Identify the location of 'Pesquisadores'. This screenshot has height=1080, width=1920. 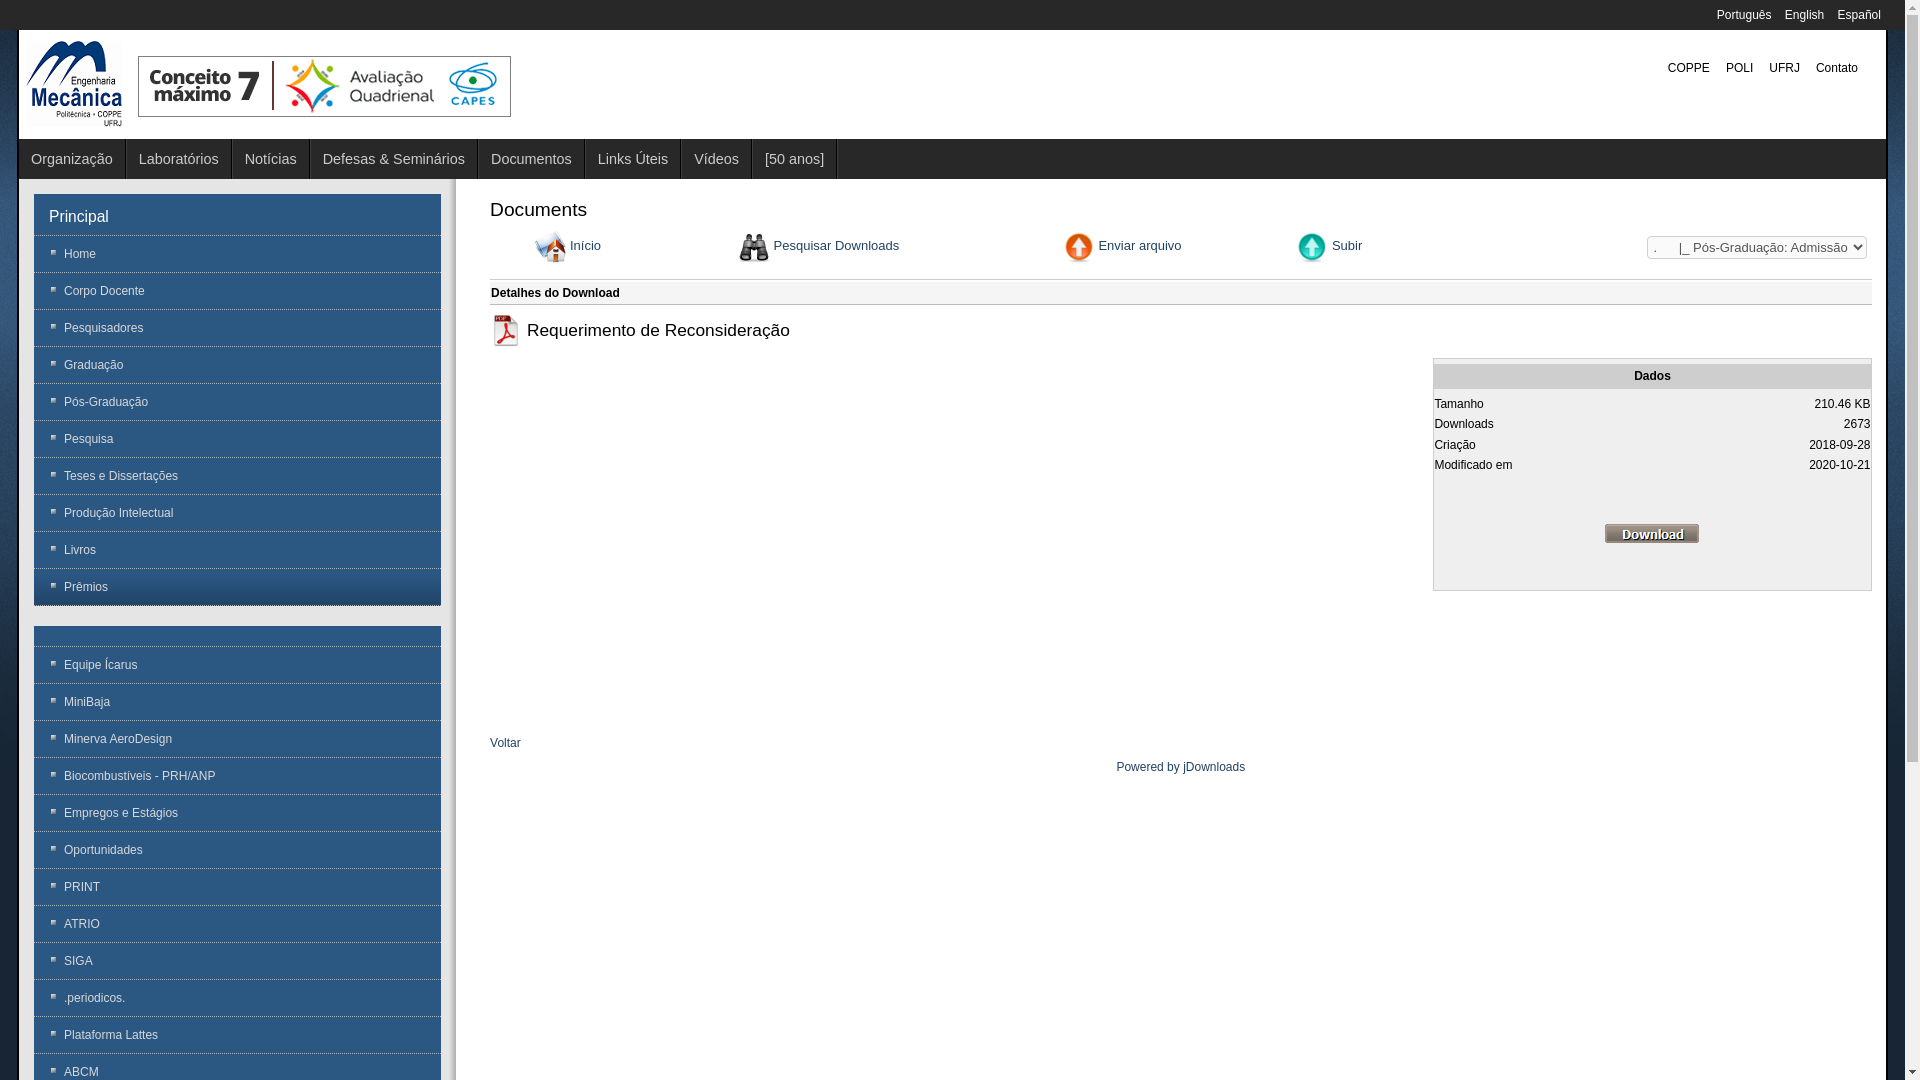
(237, 326).